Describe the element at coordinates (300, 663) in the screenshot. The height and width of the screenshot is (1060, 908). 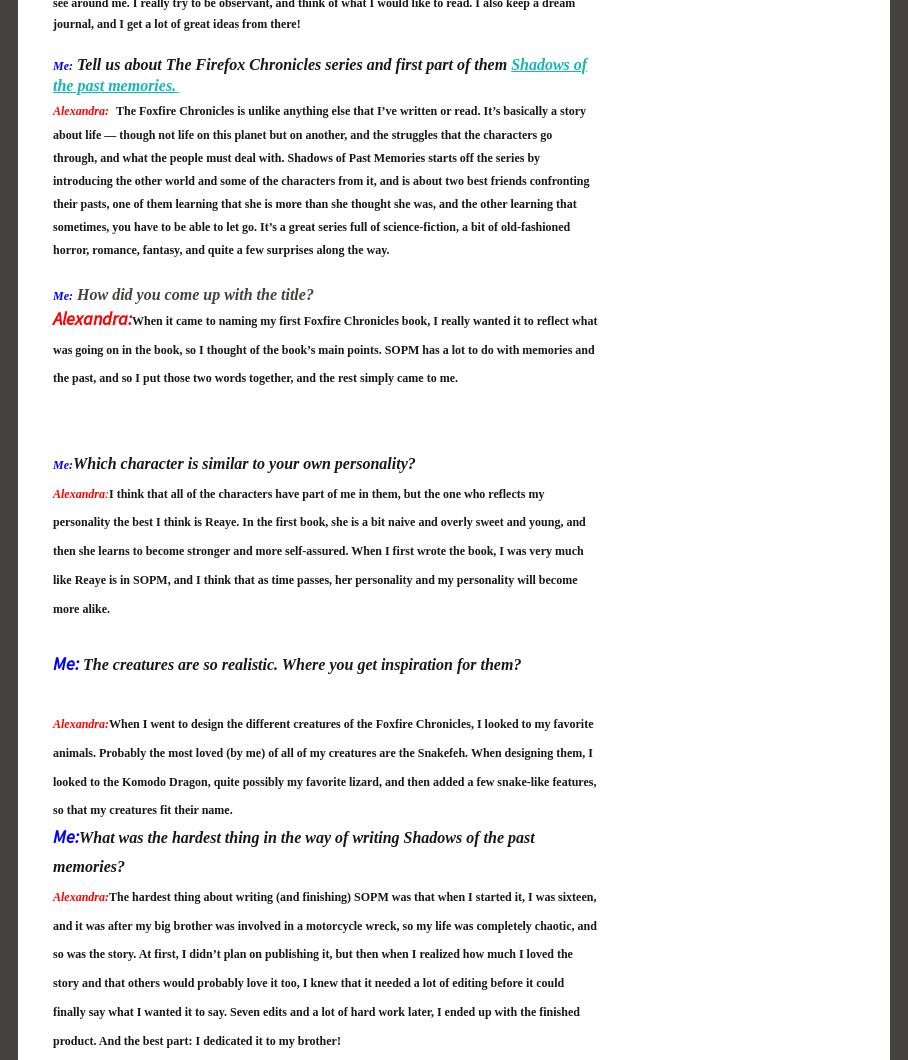
I see `'The creatures are so realistic. Where you get inspiration for them?'` at that location.